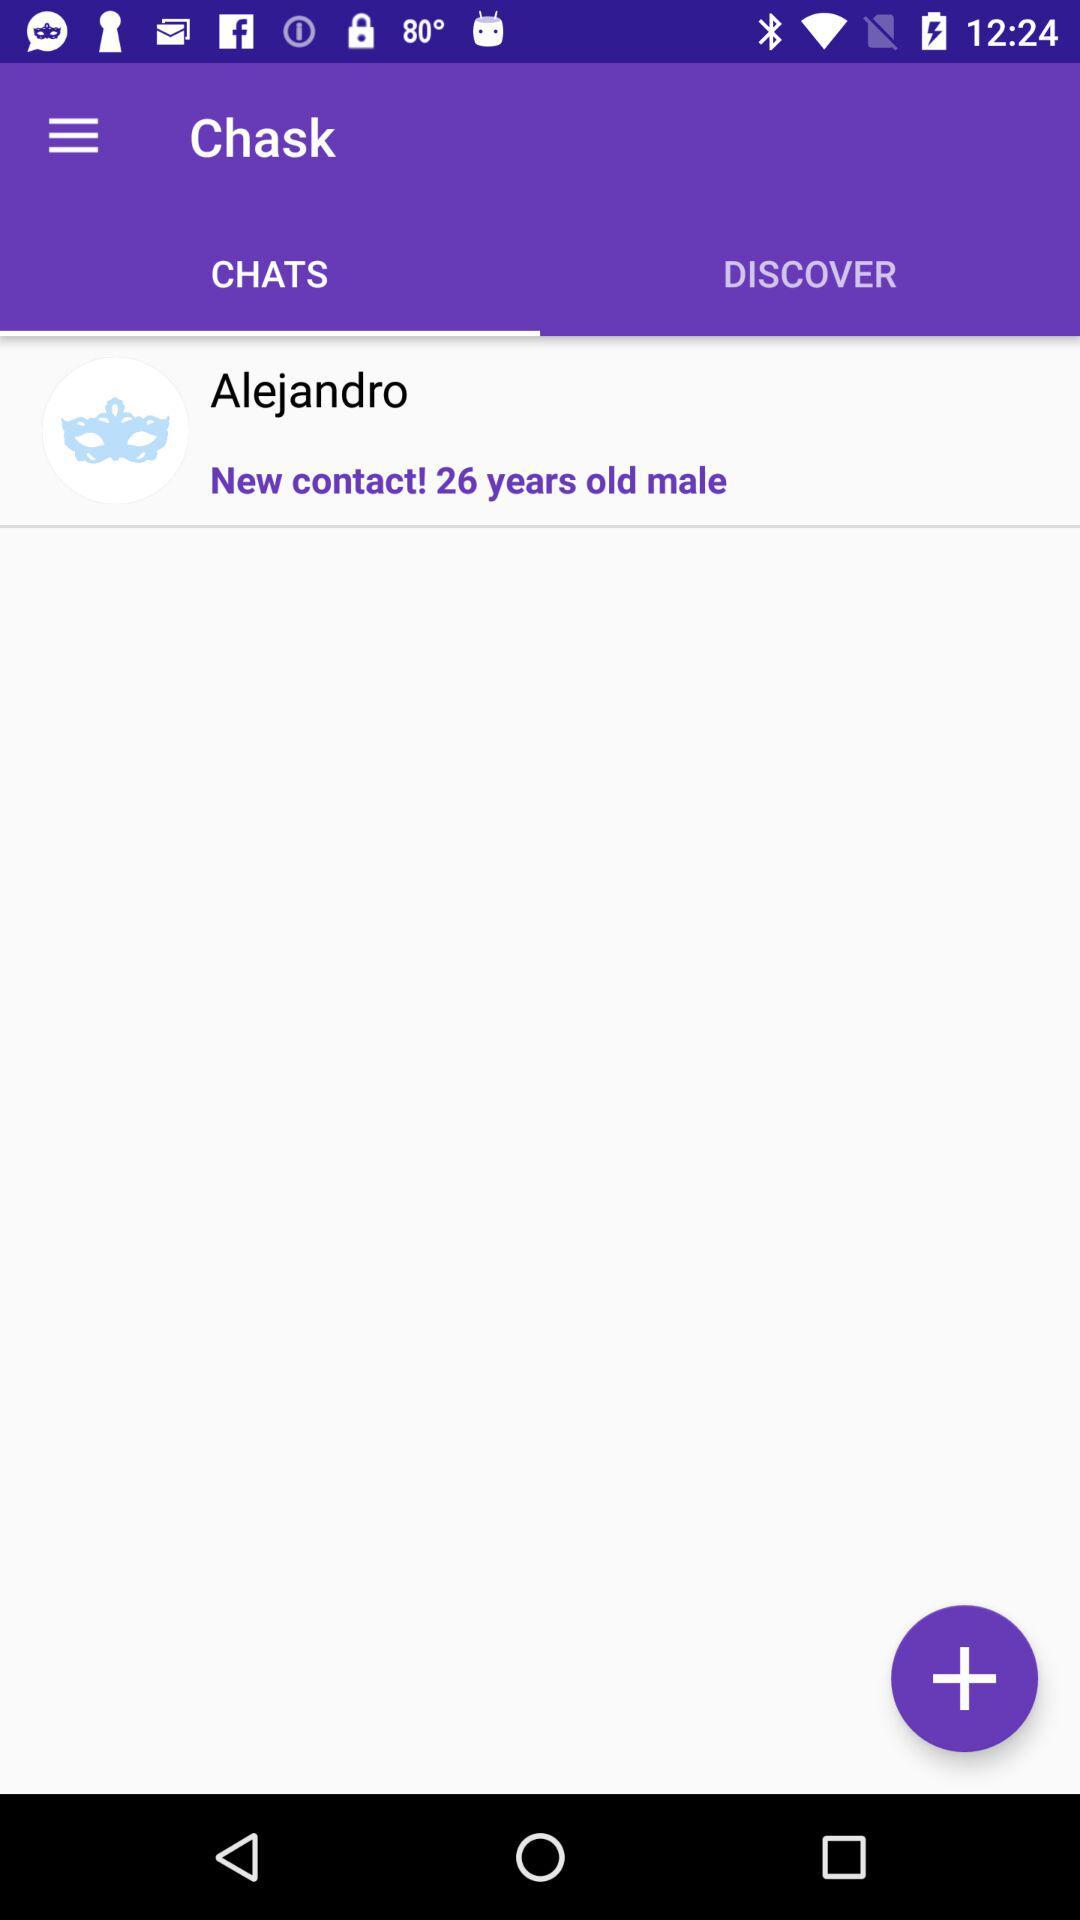 The width and height of the screenshot is (1080, 1920). What do you see at coordinates (72, 135) in the screenshot?
I see `the item to the left of the chask icon` at bounding box center [72, 135].